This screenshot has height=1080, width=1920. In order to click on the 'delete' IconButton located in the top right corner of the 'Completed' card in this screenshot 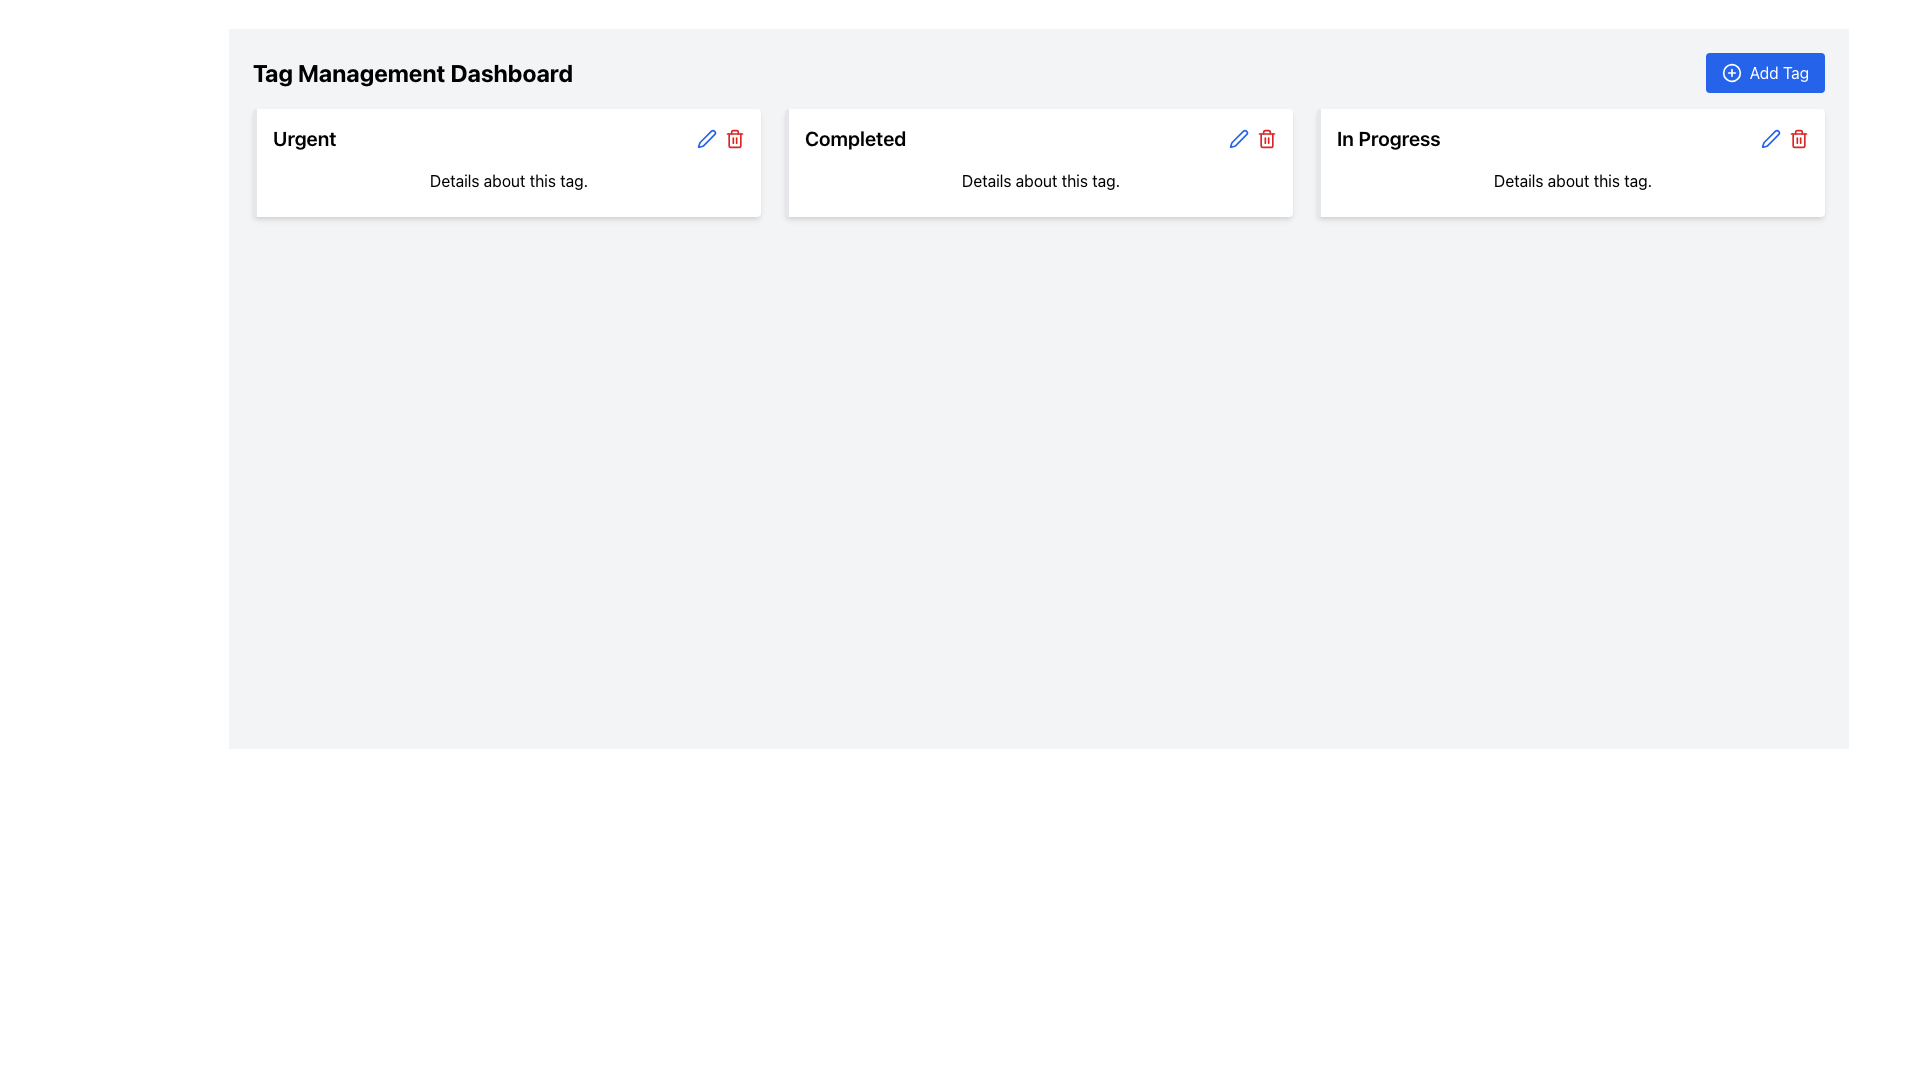, I will do `click(1266, 137)`.